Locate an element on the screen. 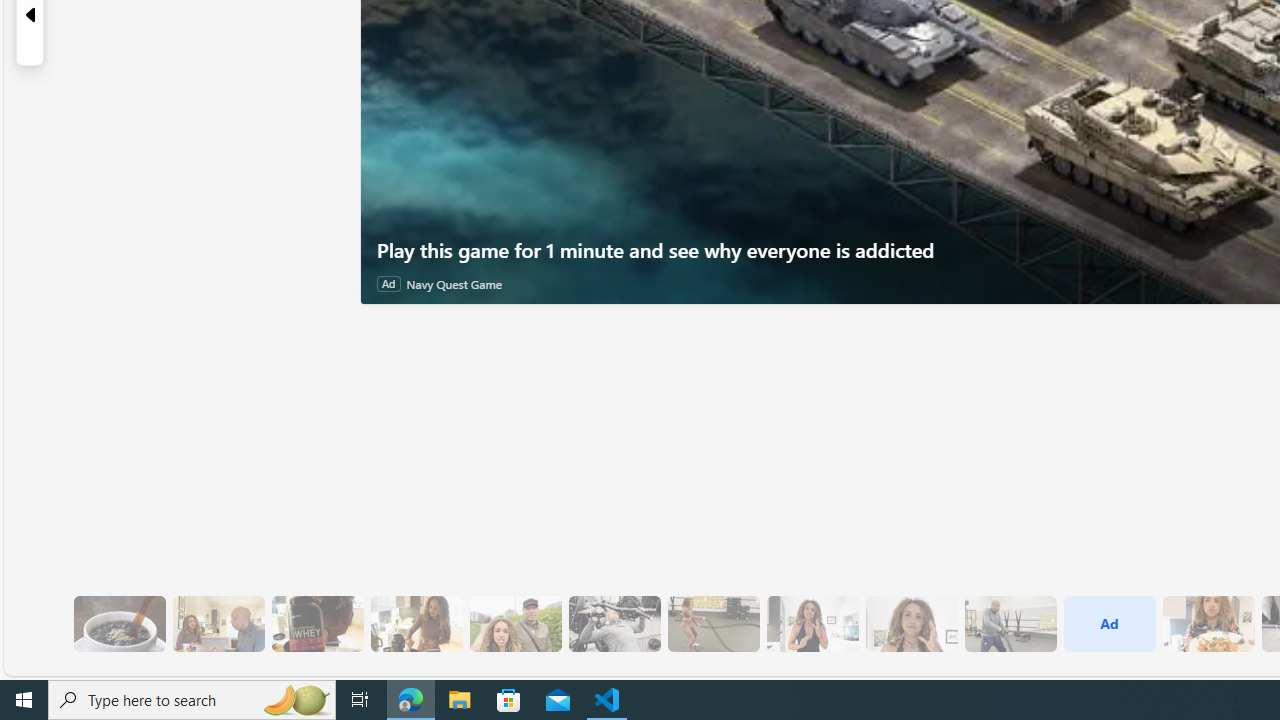 Image resolution: width=1280 pixels, height=720 pixels. '6 Since Eating More Protein Her Training Has Improved' is located at coordinates (316, 623).